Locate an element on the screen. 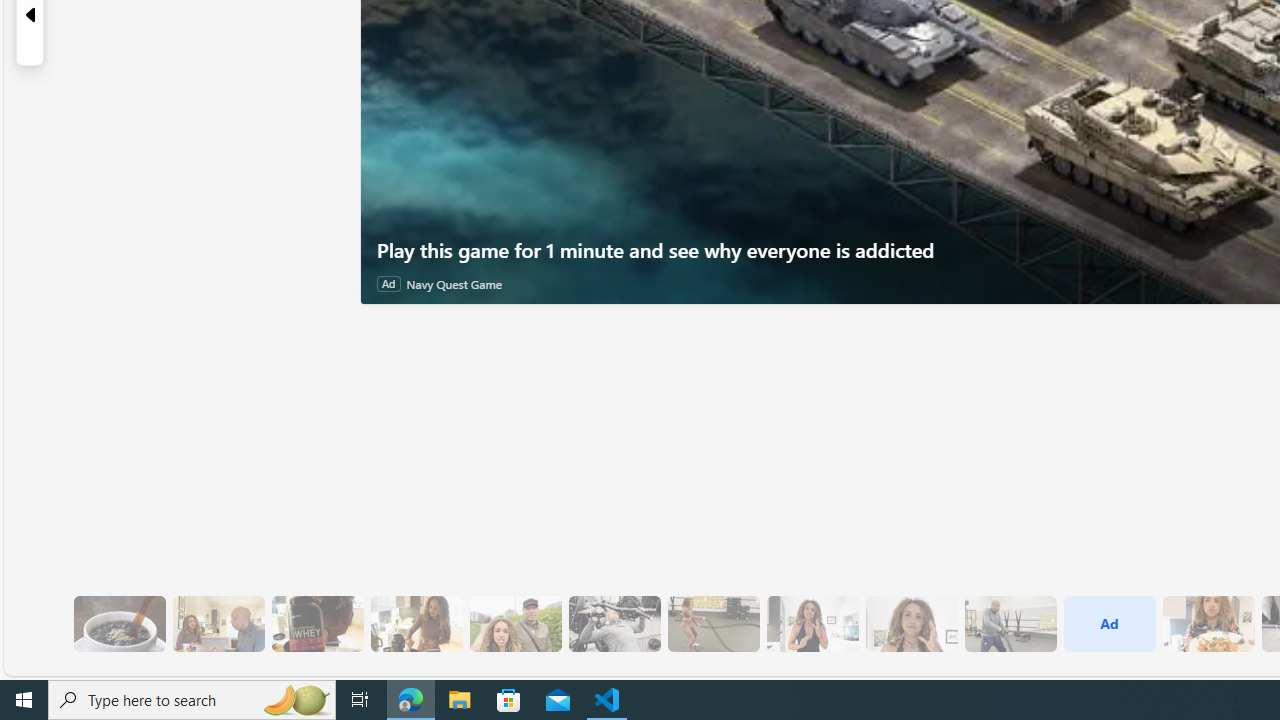 Image resolution: width=1280 pixels, height=720 pixels. '6 Since Eating More Protein Her Training Has Improved' is located at coordinates (316, 623).